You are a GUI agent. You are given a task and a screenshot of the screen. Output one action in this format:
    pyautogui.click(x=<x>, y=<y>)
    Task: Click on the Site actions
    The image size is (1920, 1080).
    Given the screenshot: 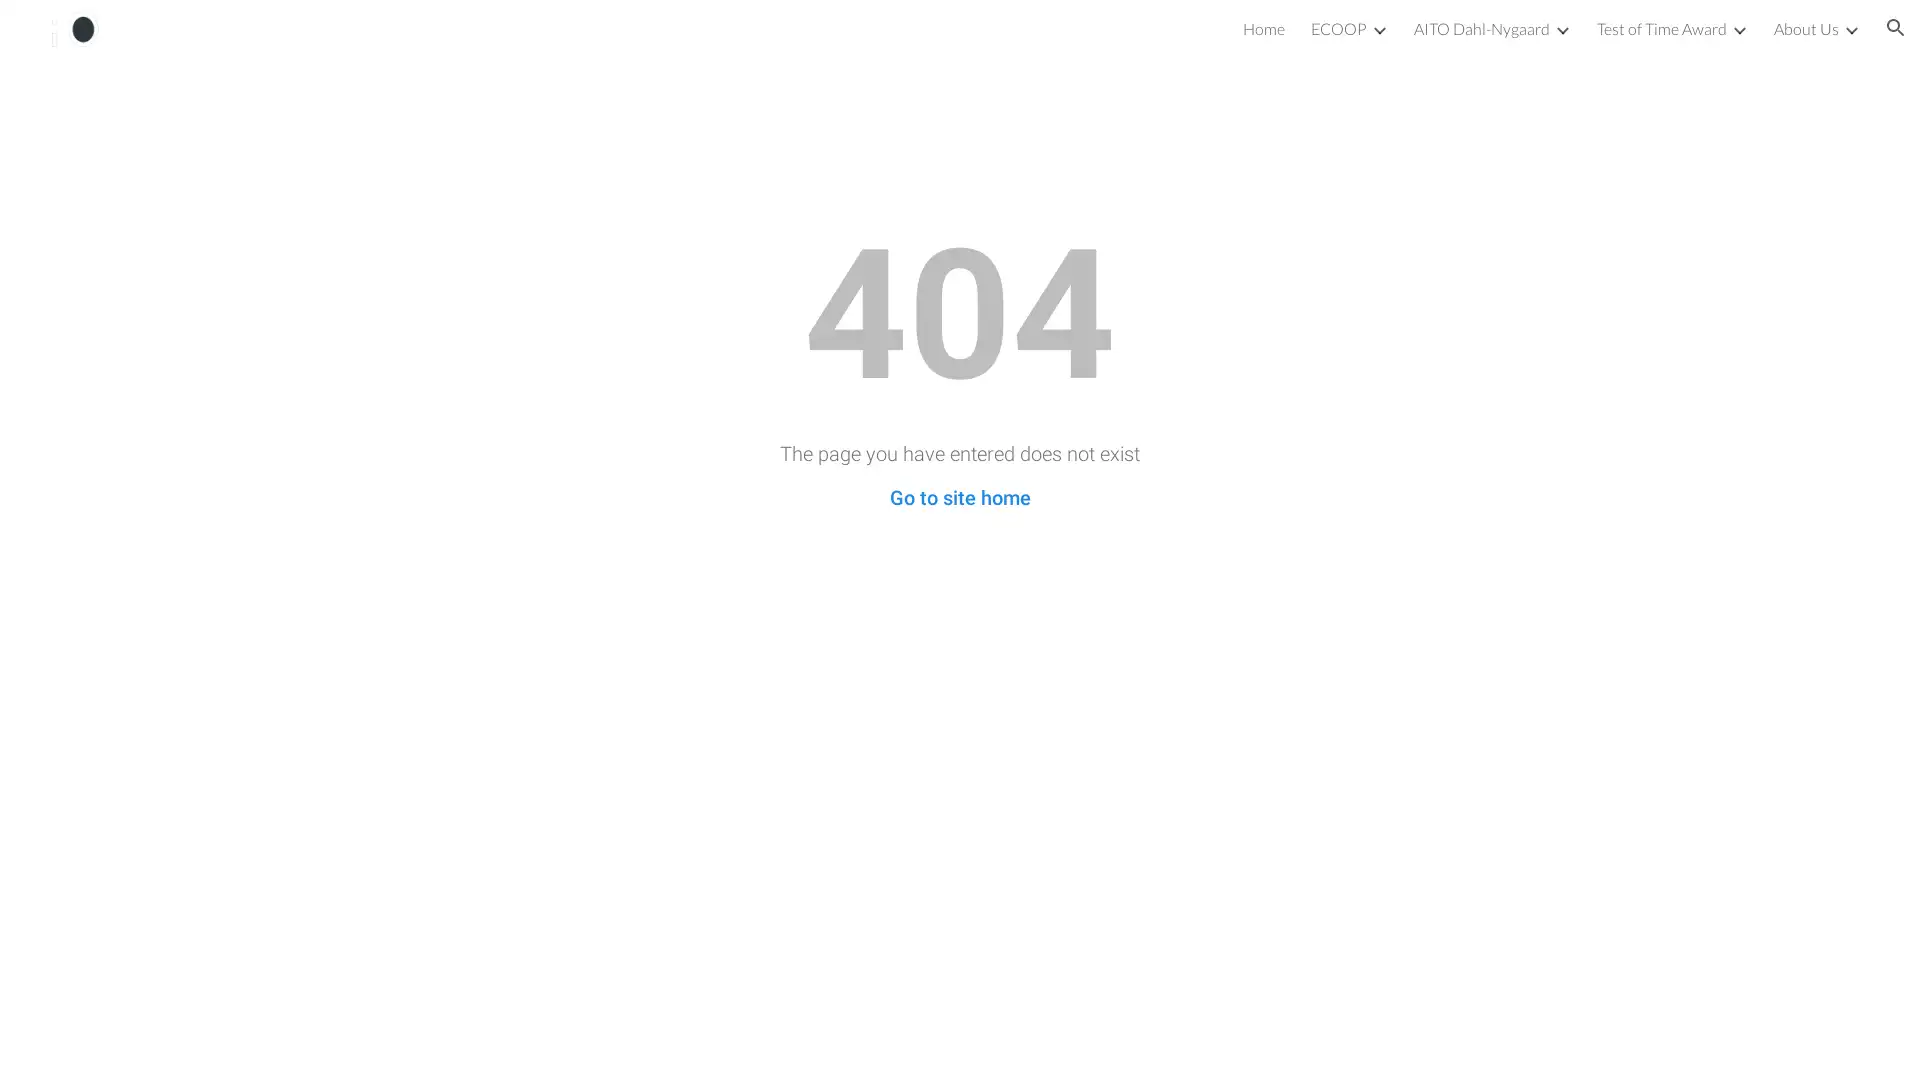 What is the action you would take?
    pyautogui.click(x=35, y=1044)
    